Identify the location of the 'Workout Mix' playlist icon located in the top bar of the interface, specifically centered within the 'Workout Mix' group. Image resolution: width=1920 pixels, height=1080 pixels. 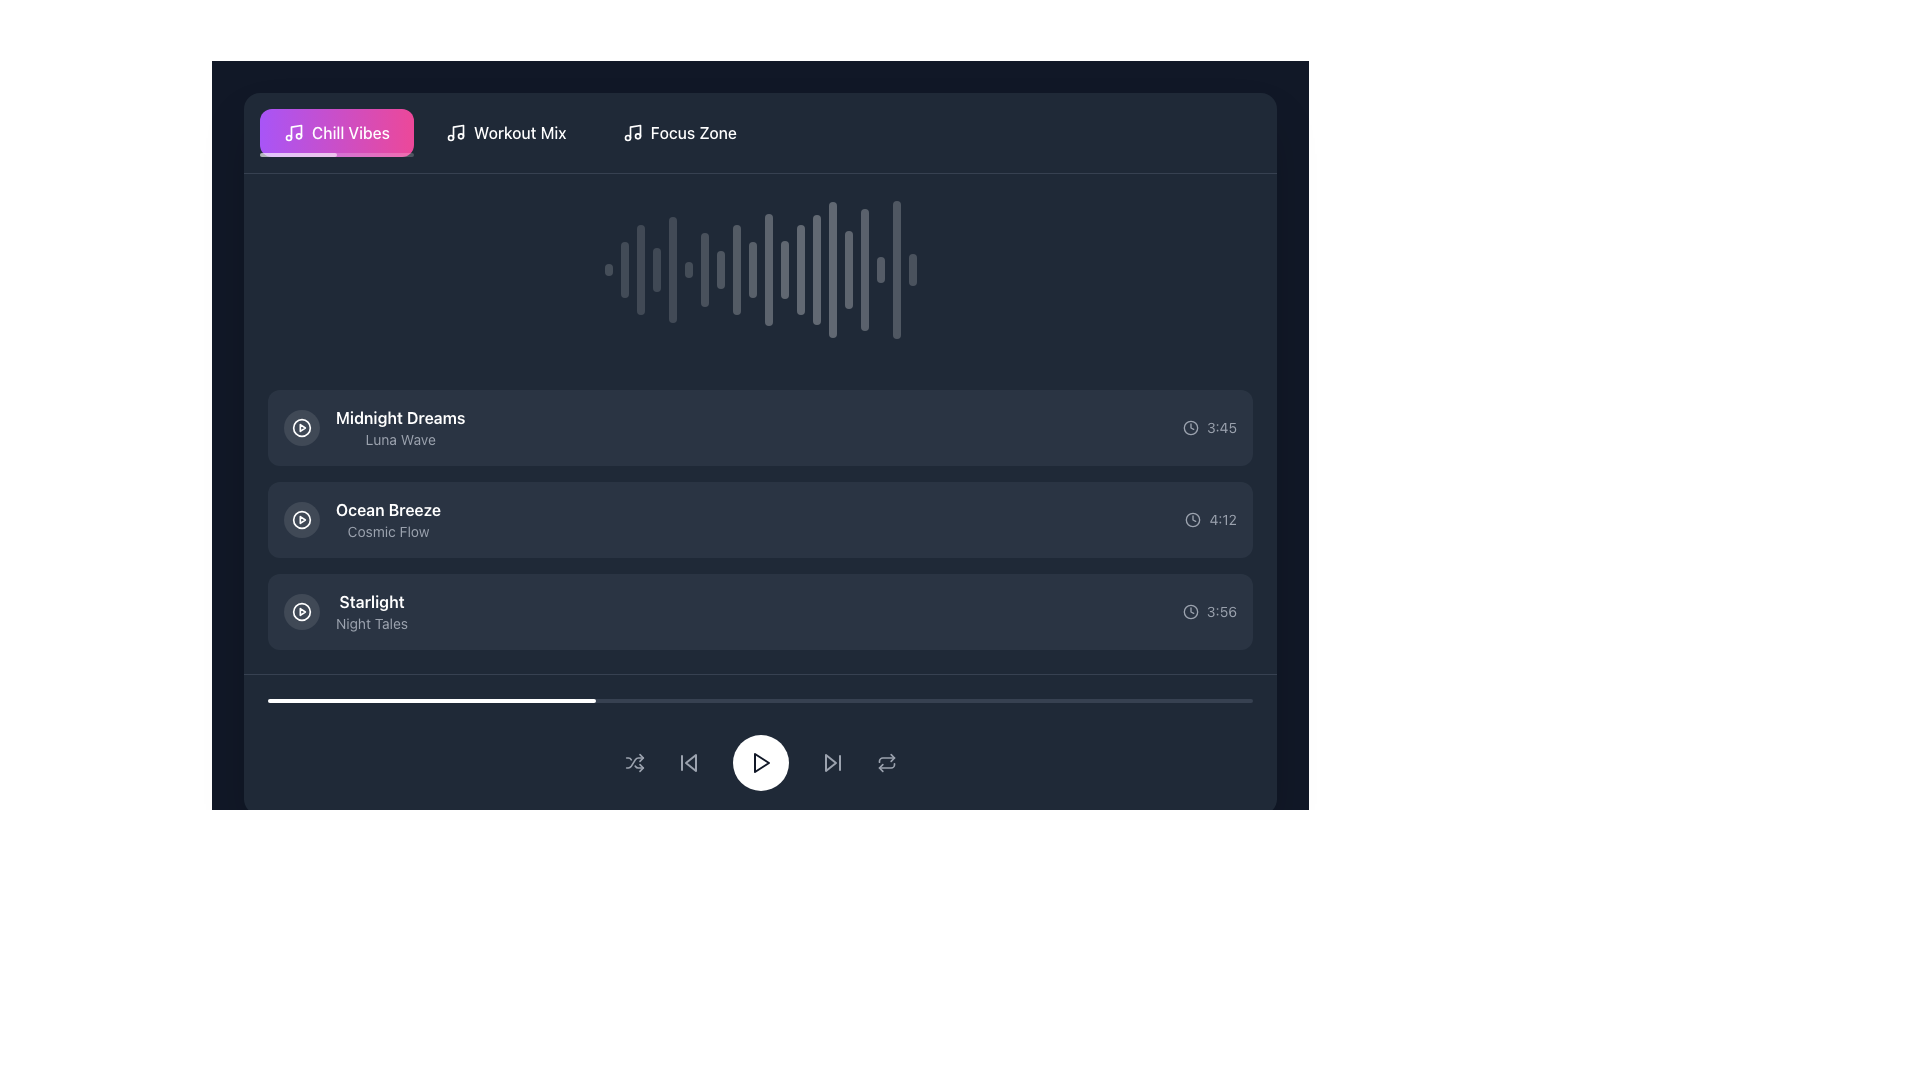
(455, 132).